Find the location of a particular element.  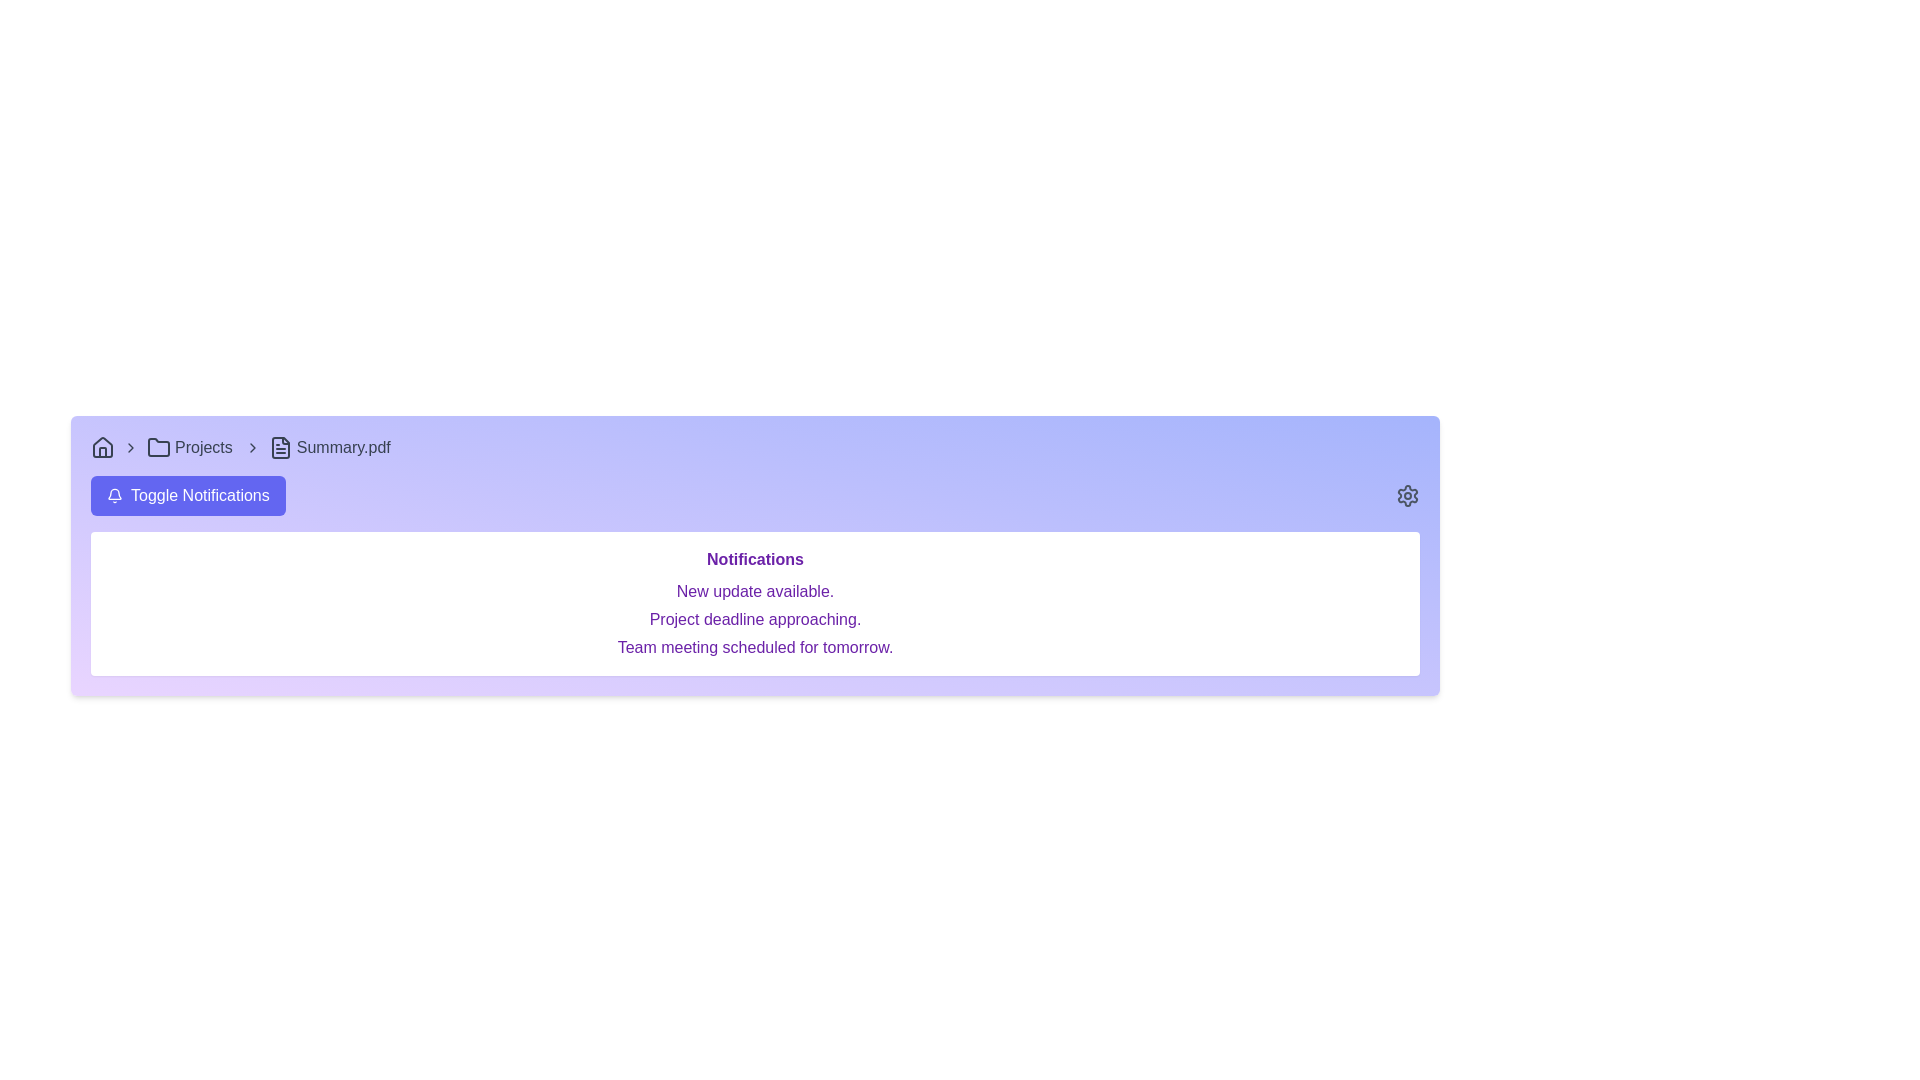

the breadcrumb navigation item labeled 'Projects' to navigate to the Projects directory is located at coordinates (207, 446).